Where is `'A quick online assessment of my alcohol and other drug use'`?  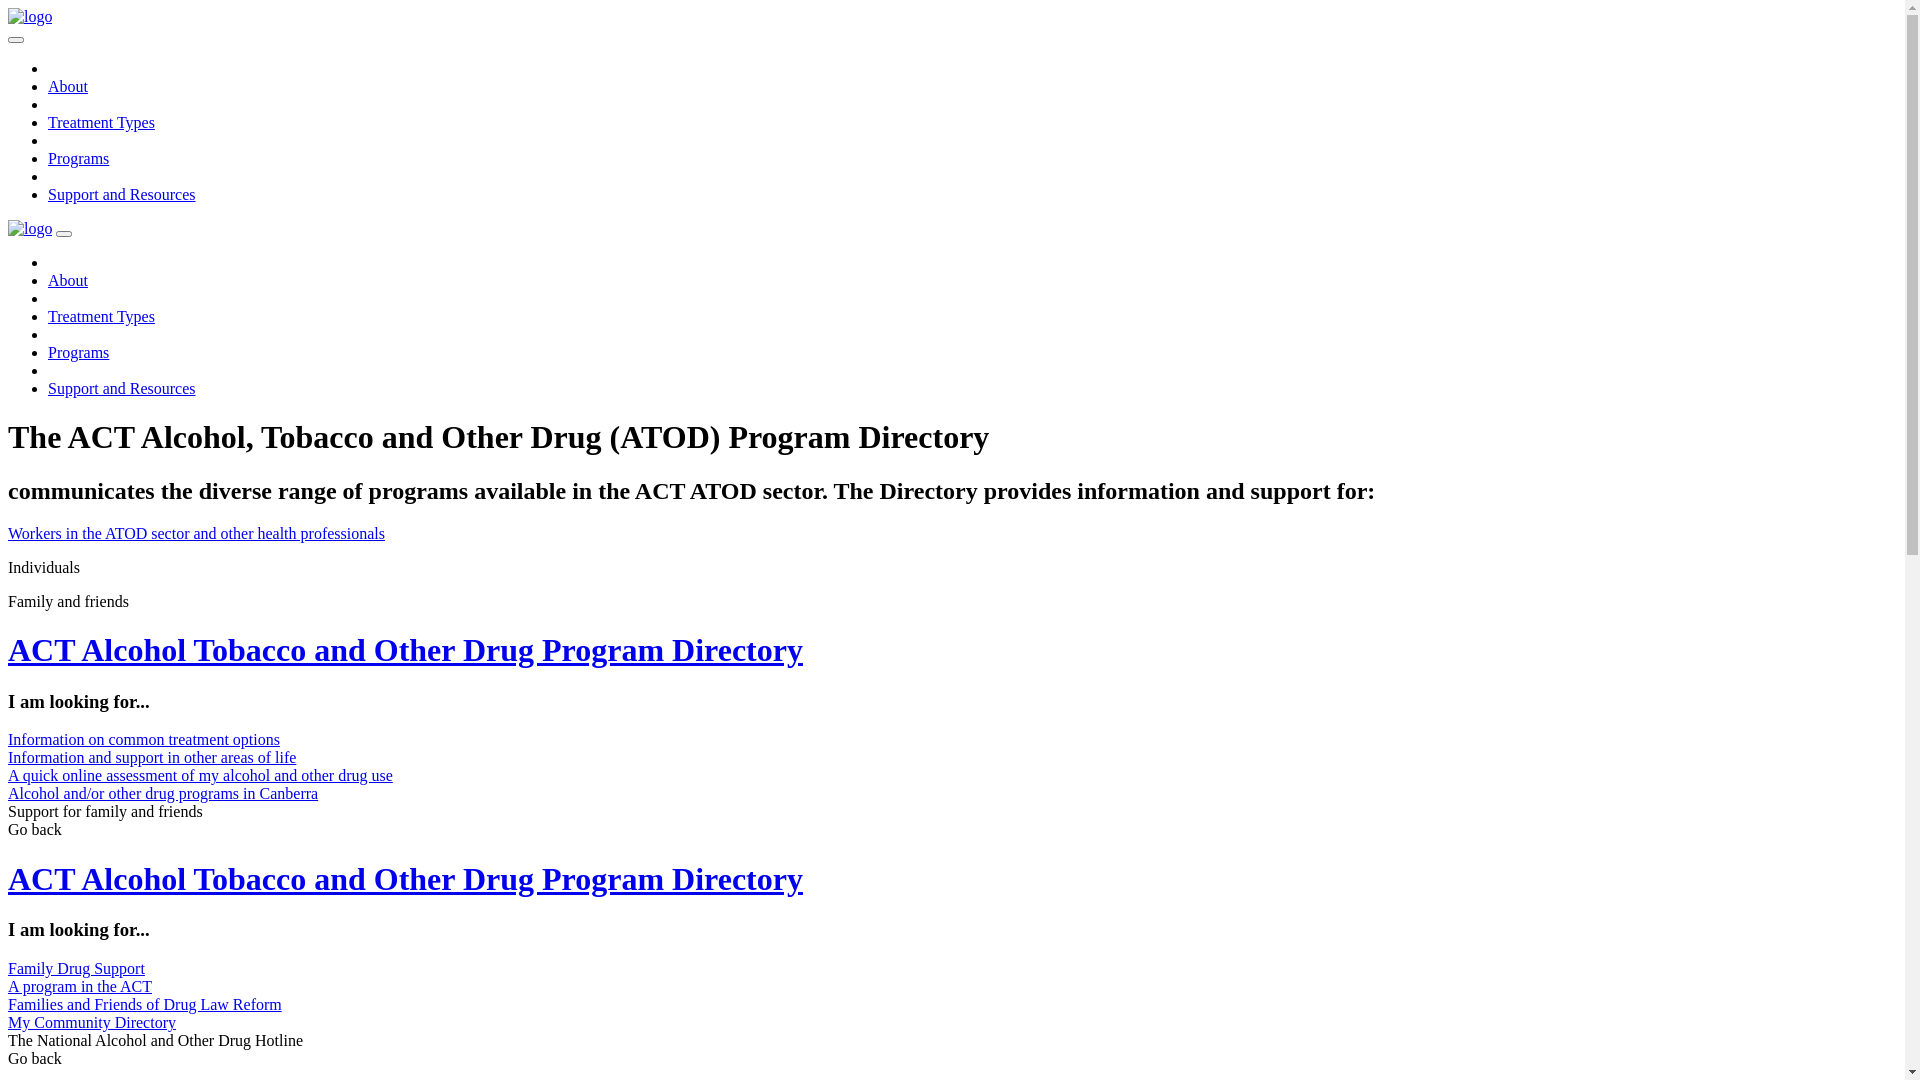 'A quick online assessment of my alcohol and other drug use' is located at coordinates (200, 774).